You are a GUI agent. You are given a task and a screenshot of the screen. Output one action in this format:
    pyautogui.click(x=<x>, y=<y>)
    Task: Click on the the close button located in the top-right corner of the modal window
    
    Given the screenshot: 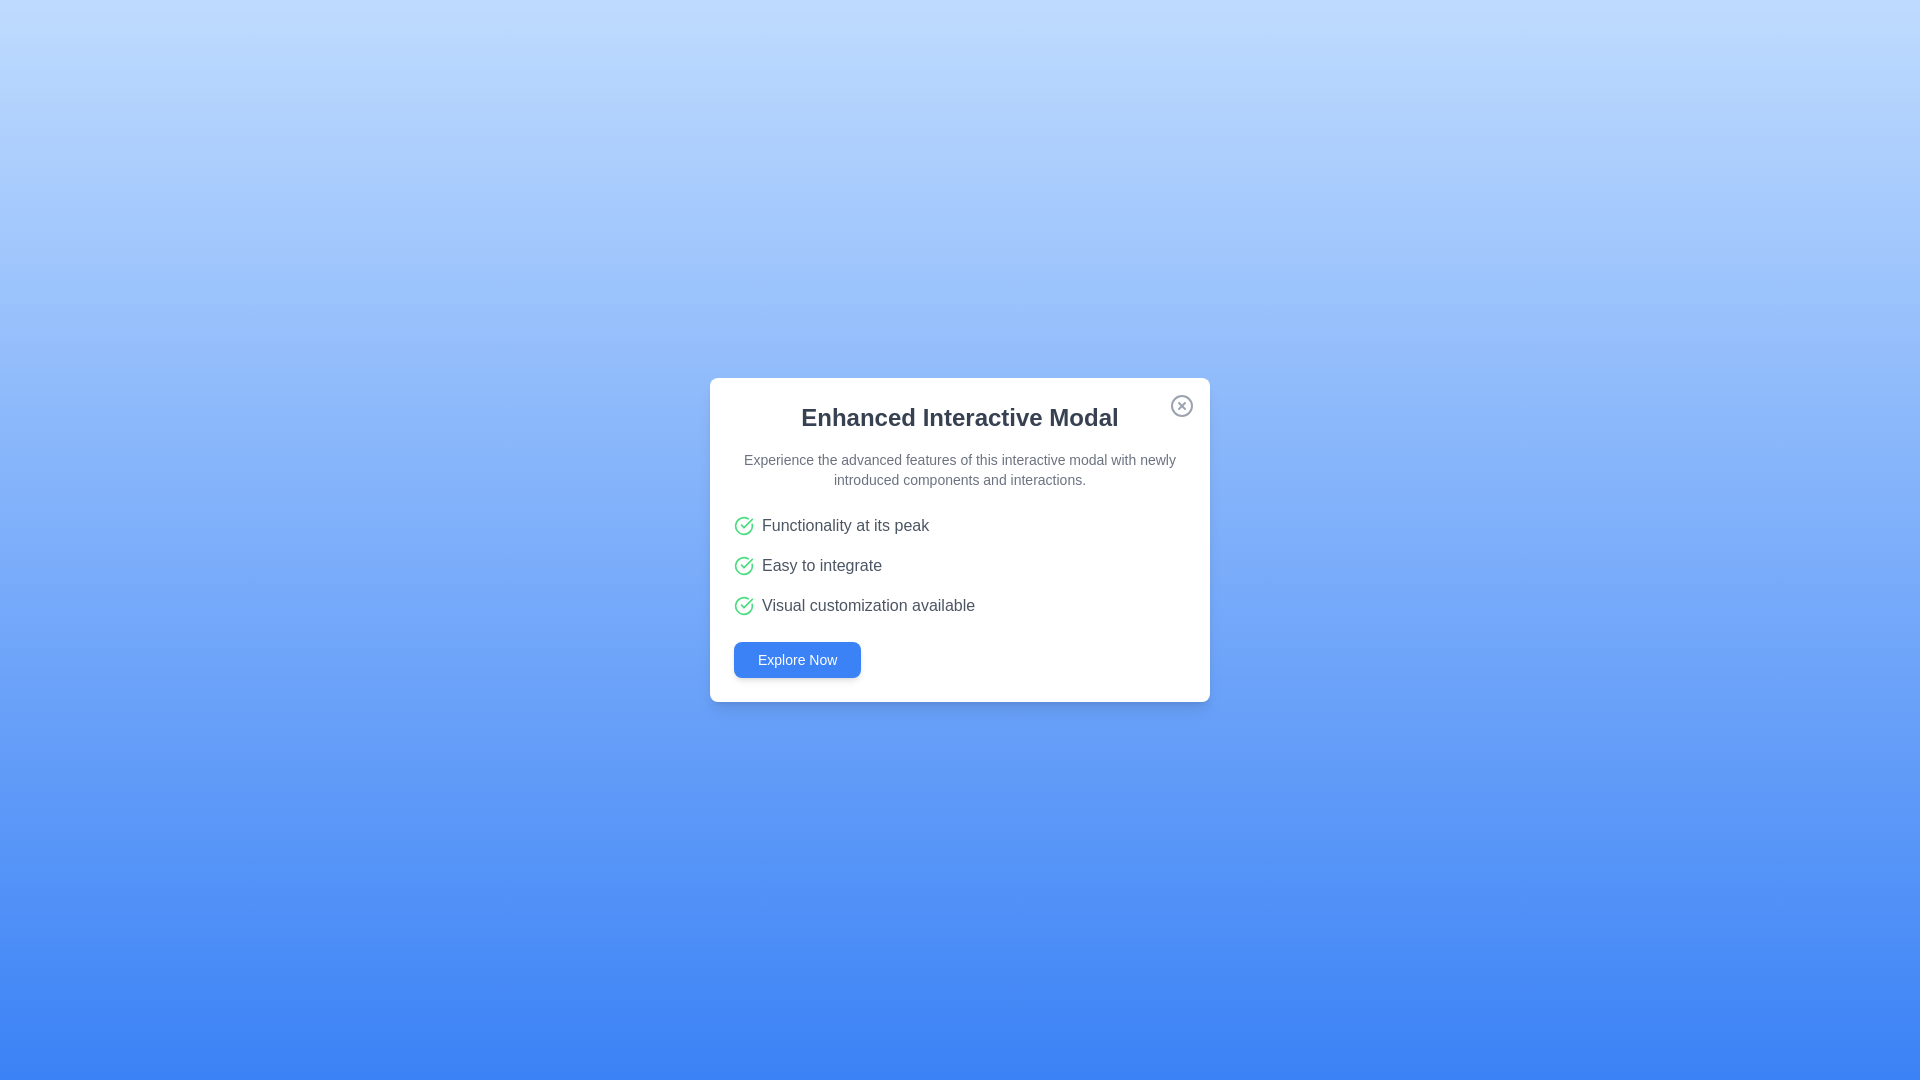 What is the action you would take?
    pyautogui.click(x=1181, y=405)
    